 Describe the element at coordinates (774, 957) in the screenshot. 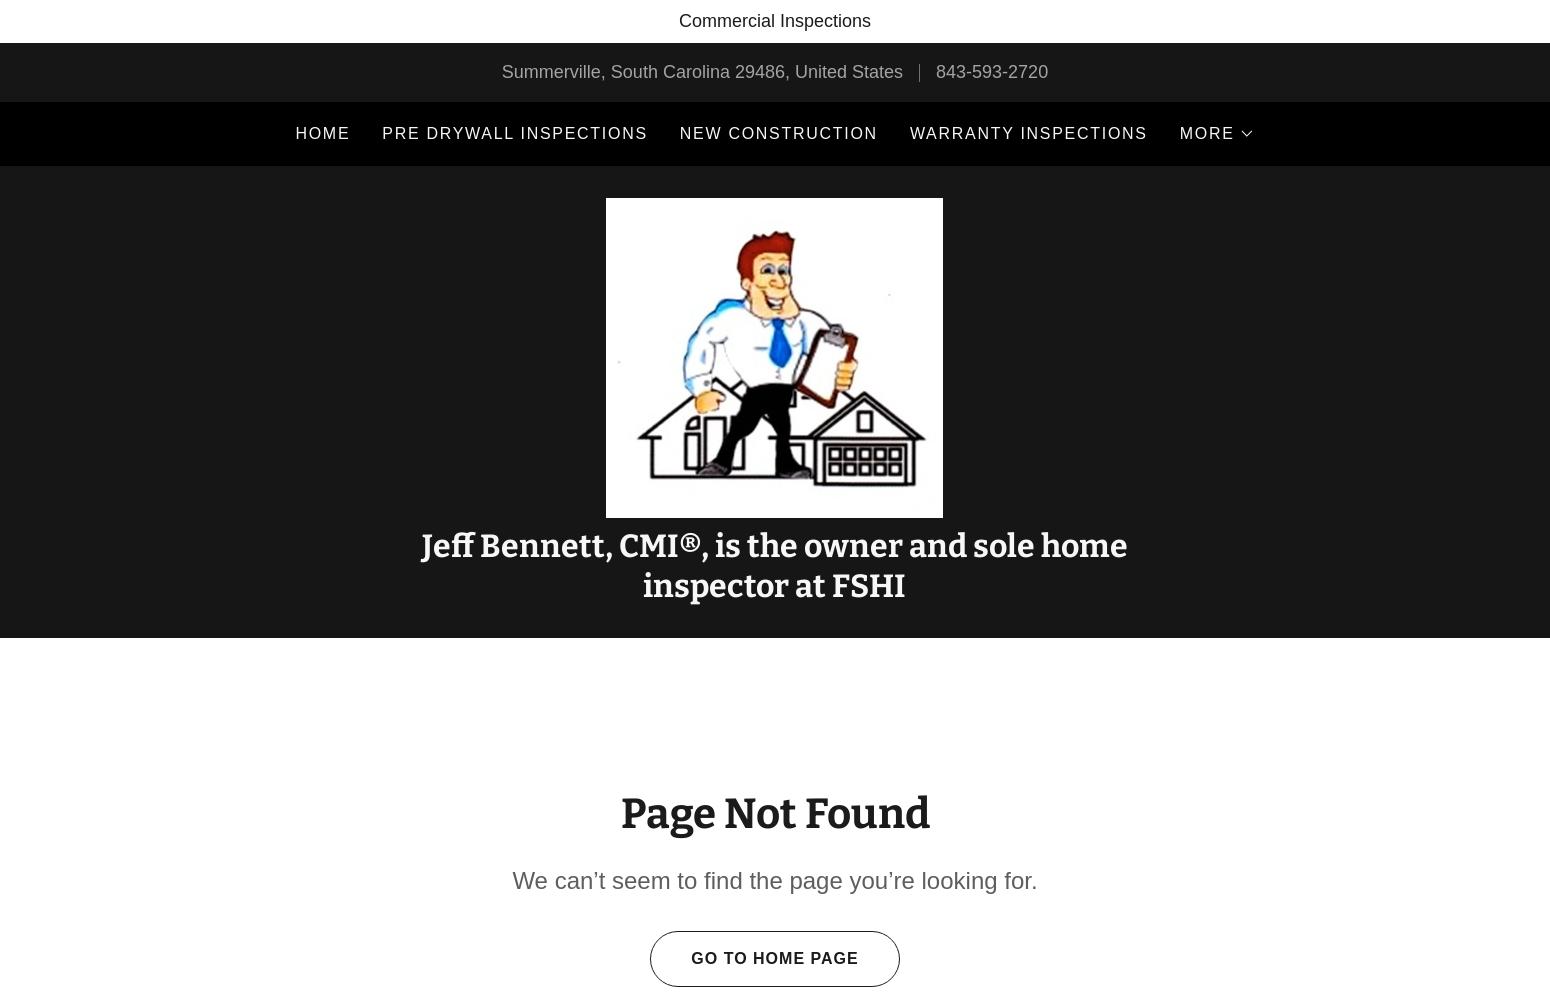

I see `'Go To Home Page'` at that location.